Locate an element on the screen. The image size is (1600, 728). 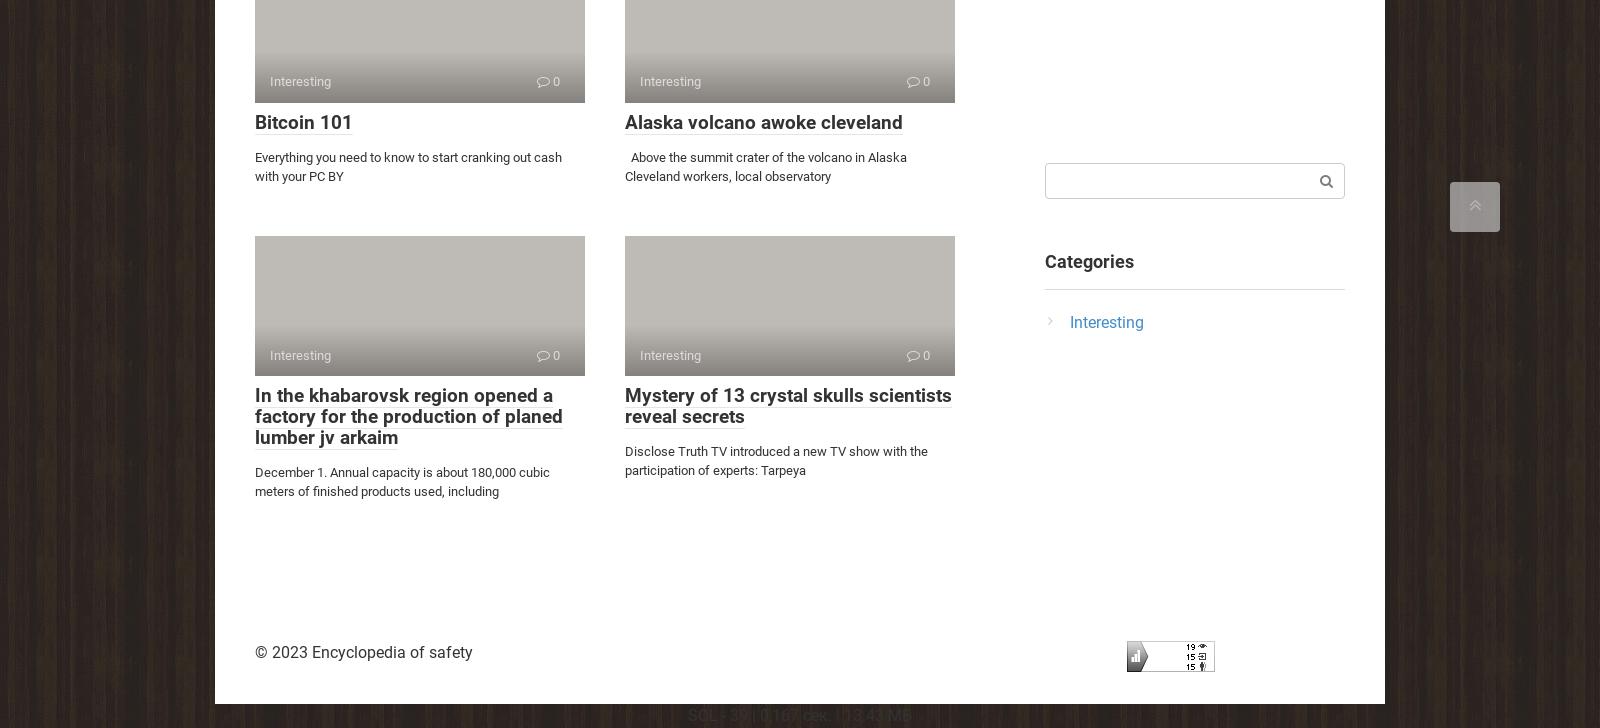
'Alaska volcano awoke cleveland' is located at coordinates (764, 121).